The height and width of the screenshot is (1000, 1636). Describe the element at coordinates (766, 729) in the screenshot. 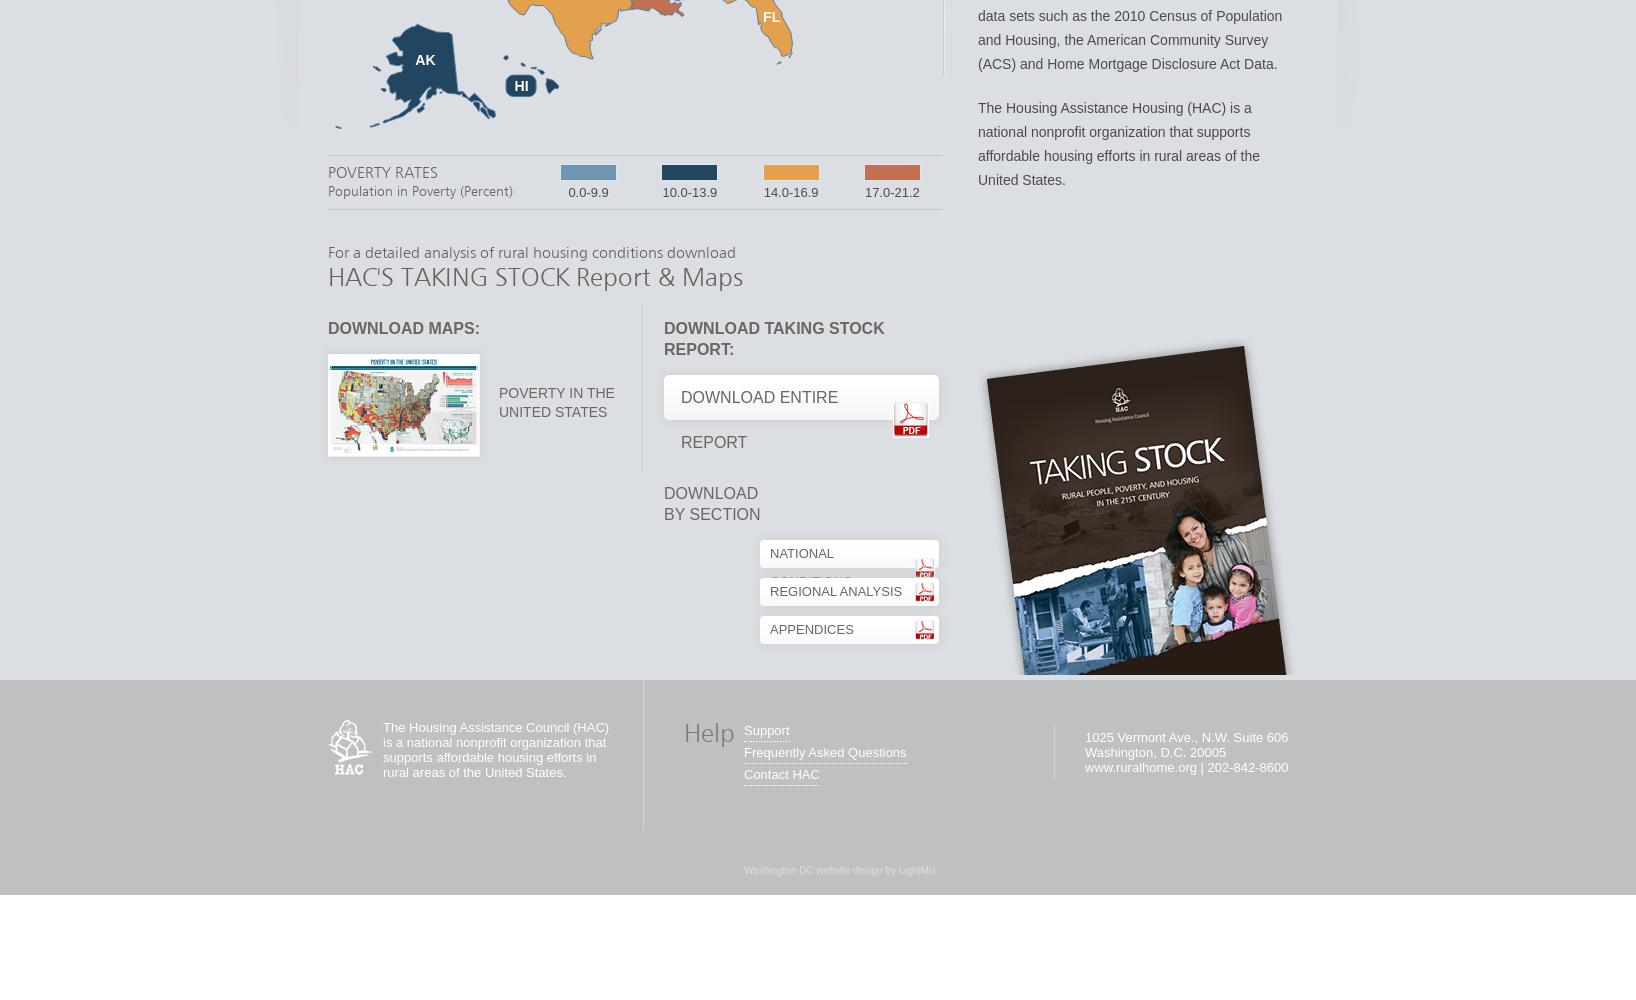

I see `'Support'` at that location.